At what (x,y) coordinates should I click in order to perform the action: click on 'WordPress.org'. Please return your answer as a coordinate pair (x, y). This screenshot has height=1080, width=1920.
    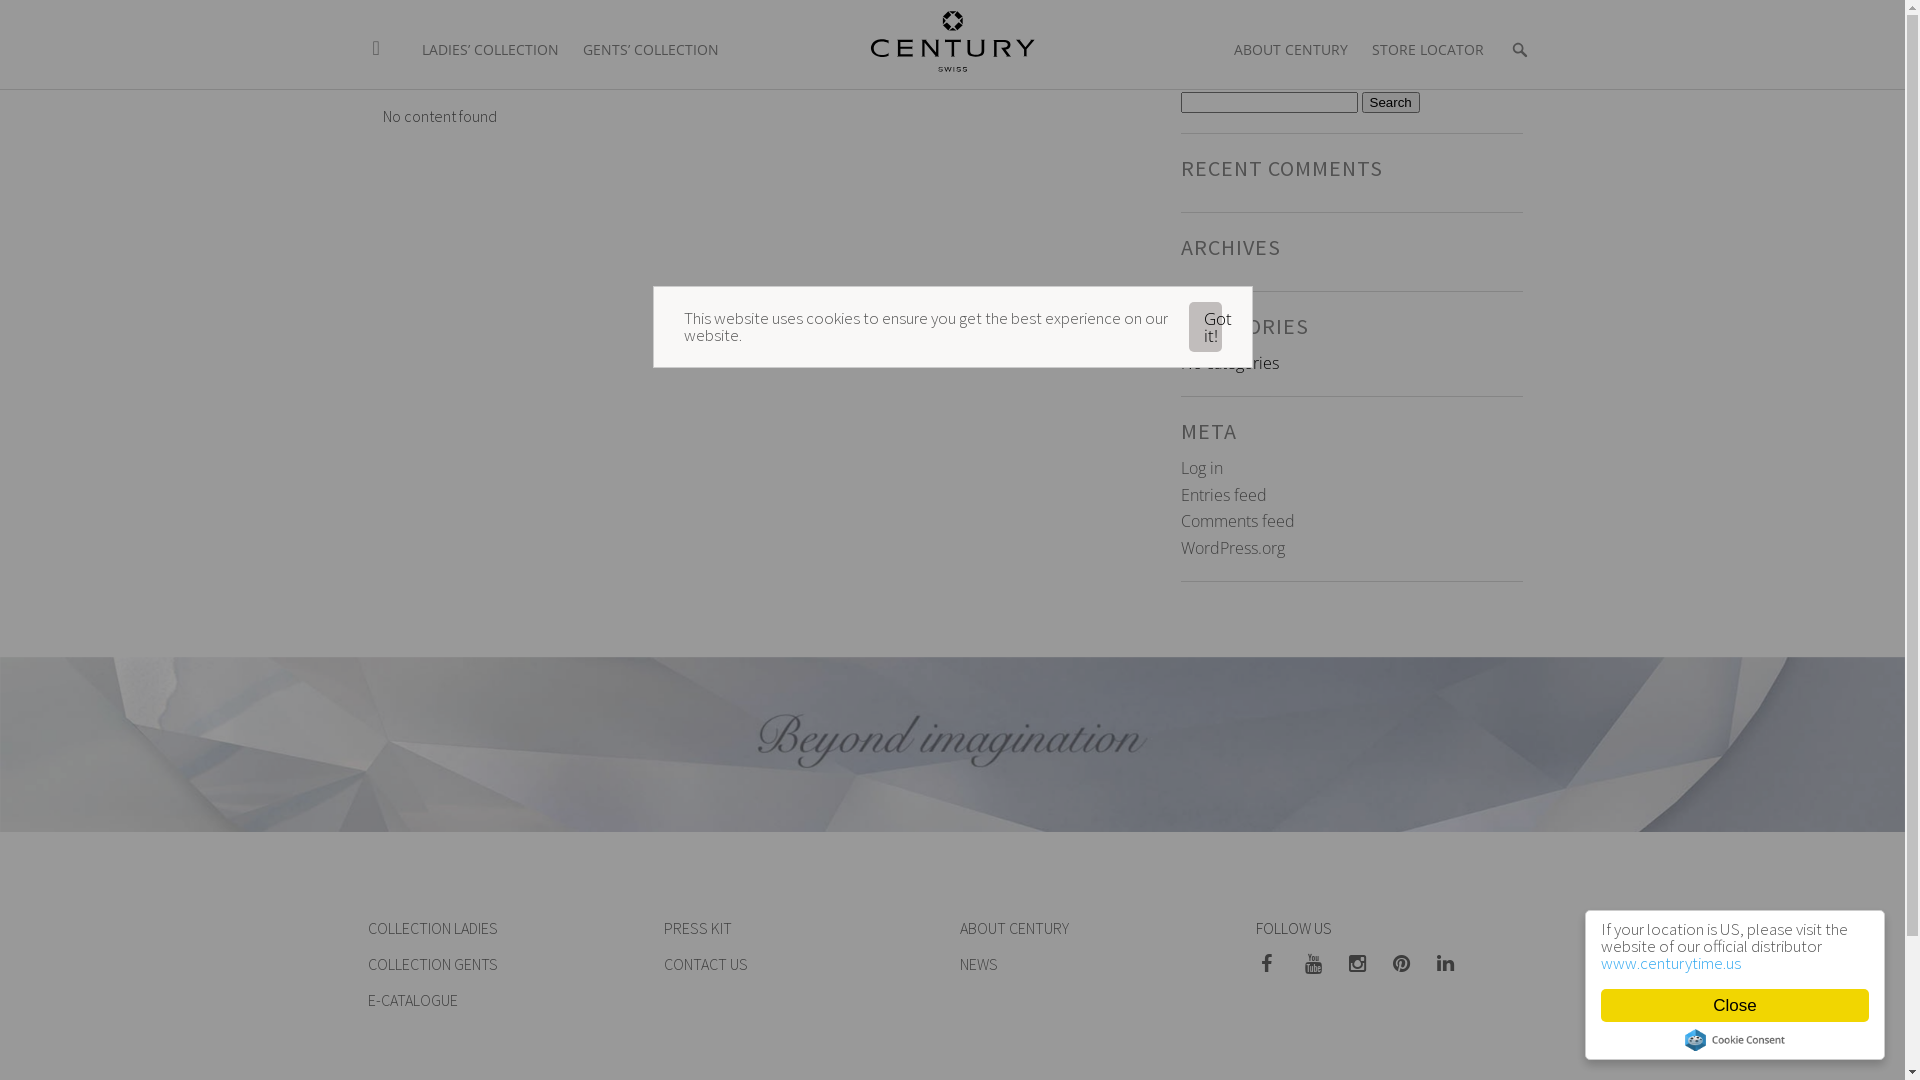
    Looking at the image, I should click on (1231, 547).